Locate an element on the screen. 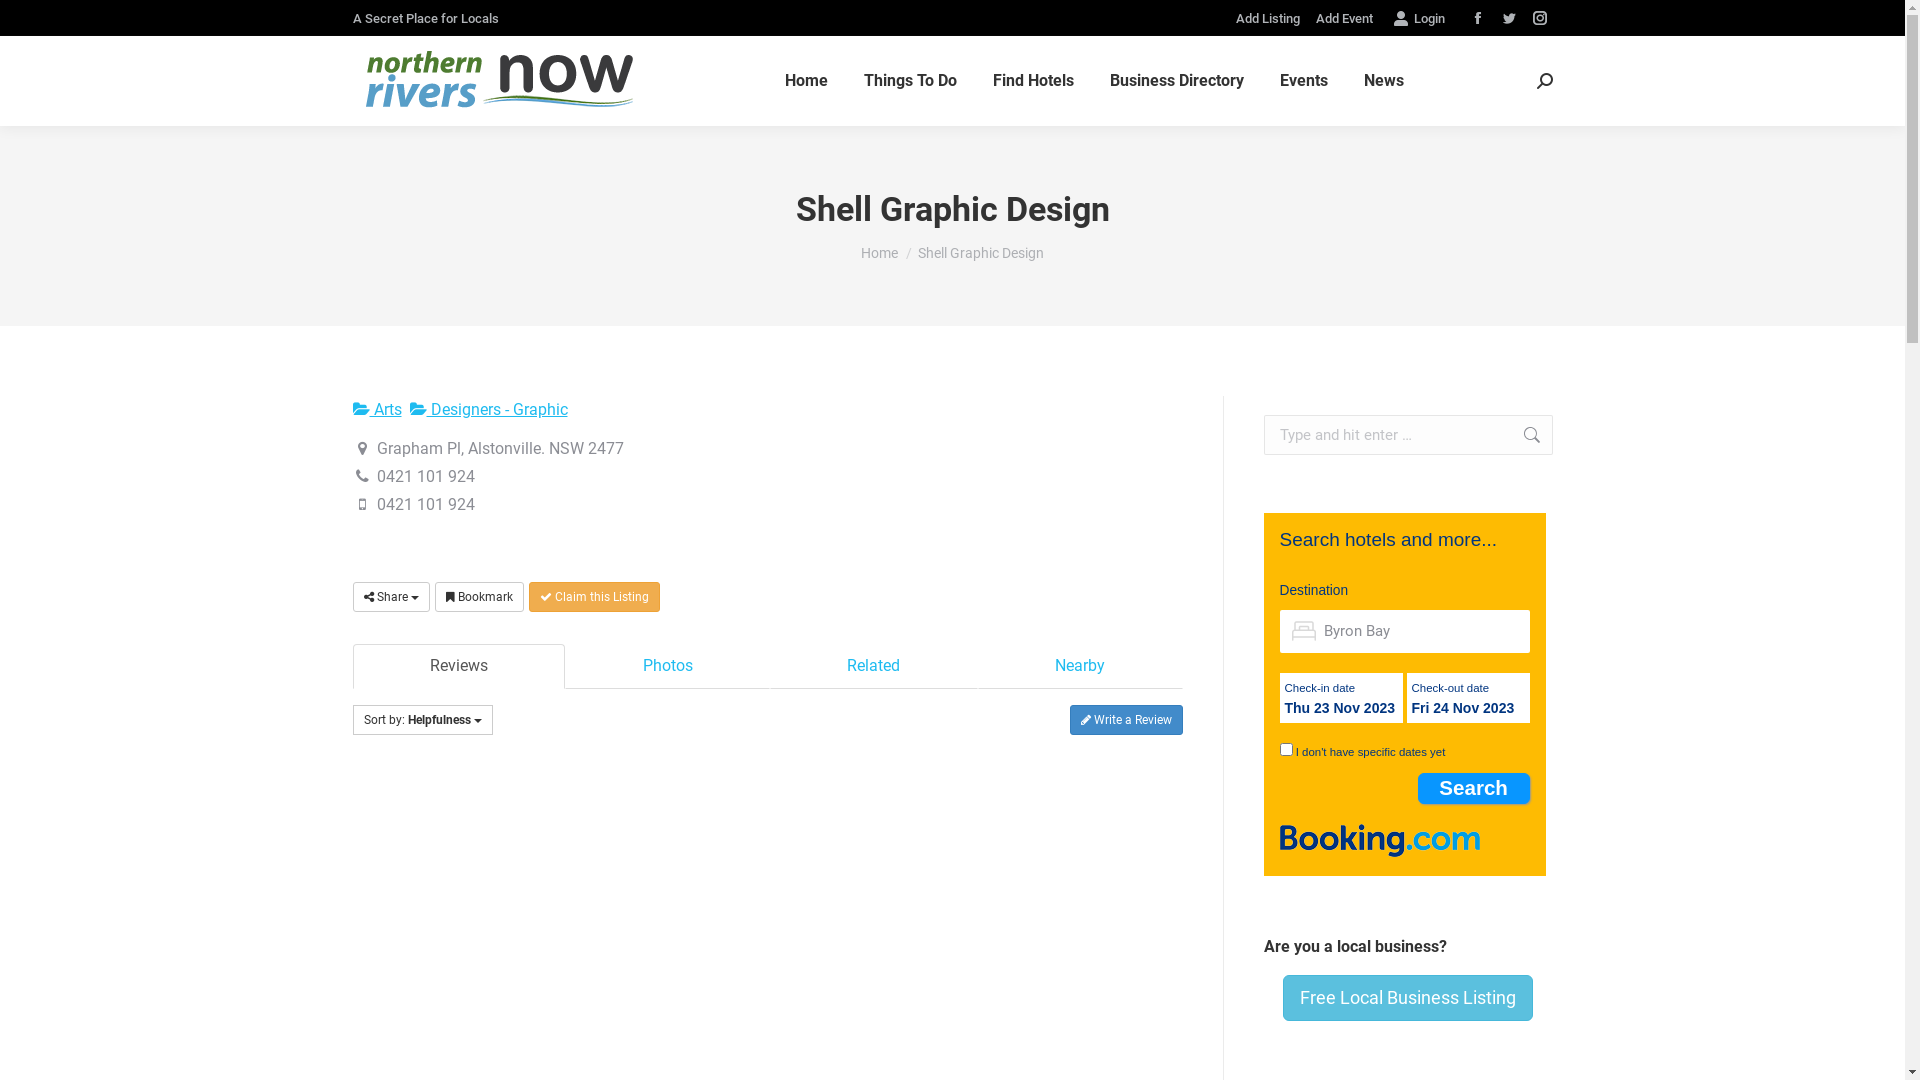 This screenshot has width=1920, height=1080. 'Instagram page opens in new window' is located at coordinates (1538, 18).